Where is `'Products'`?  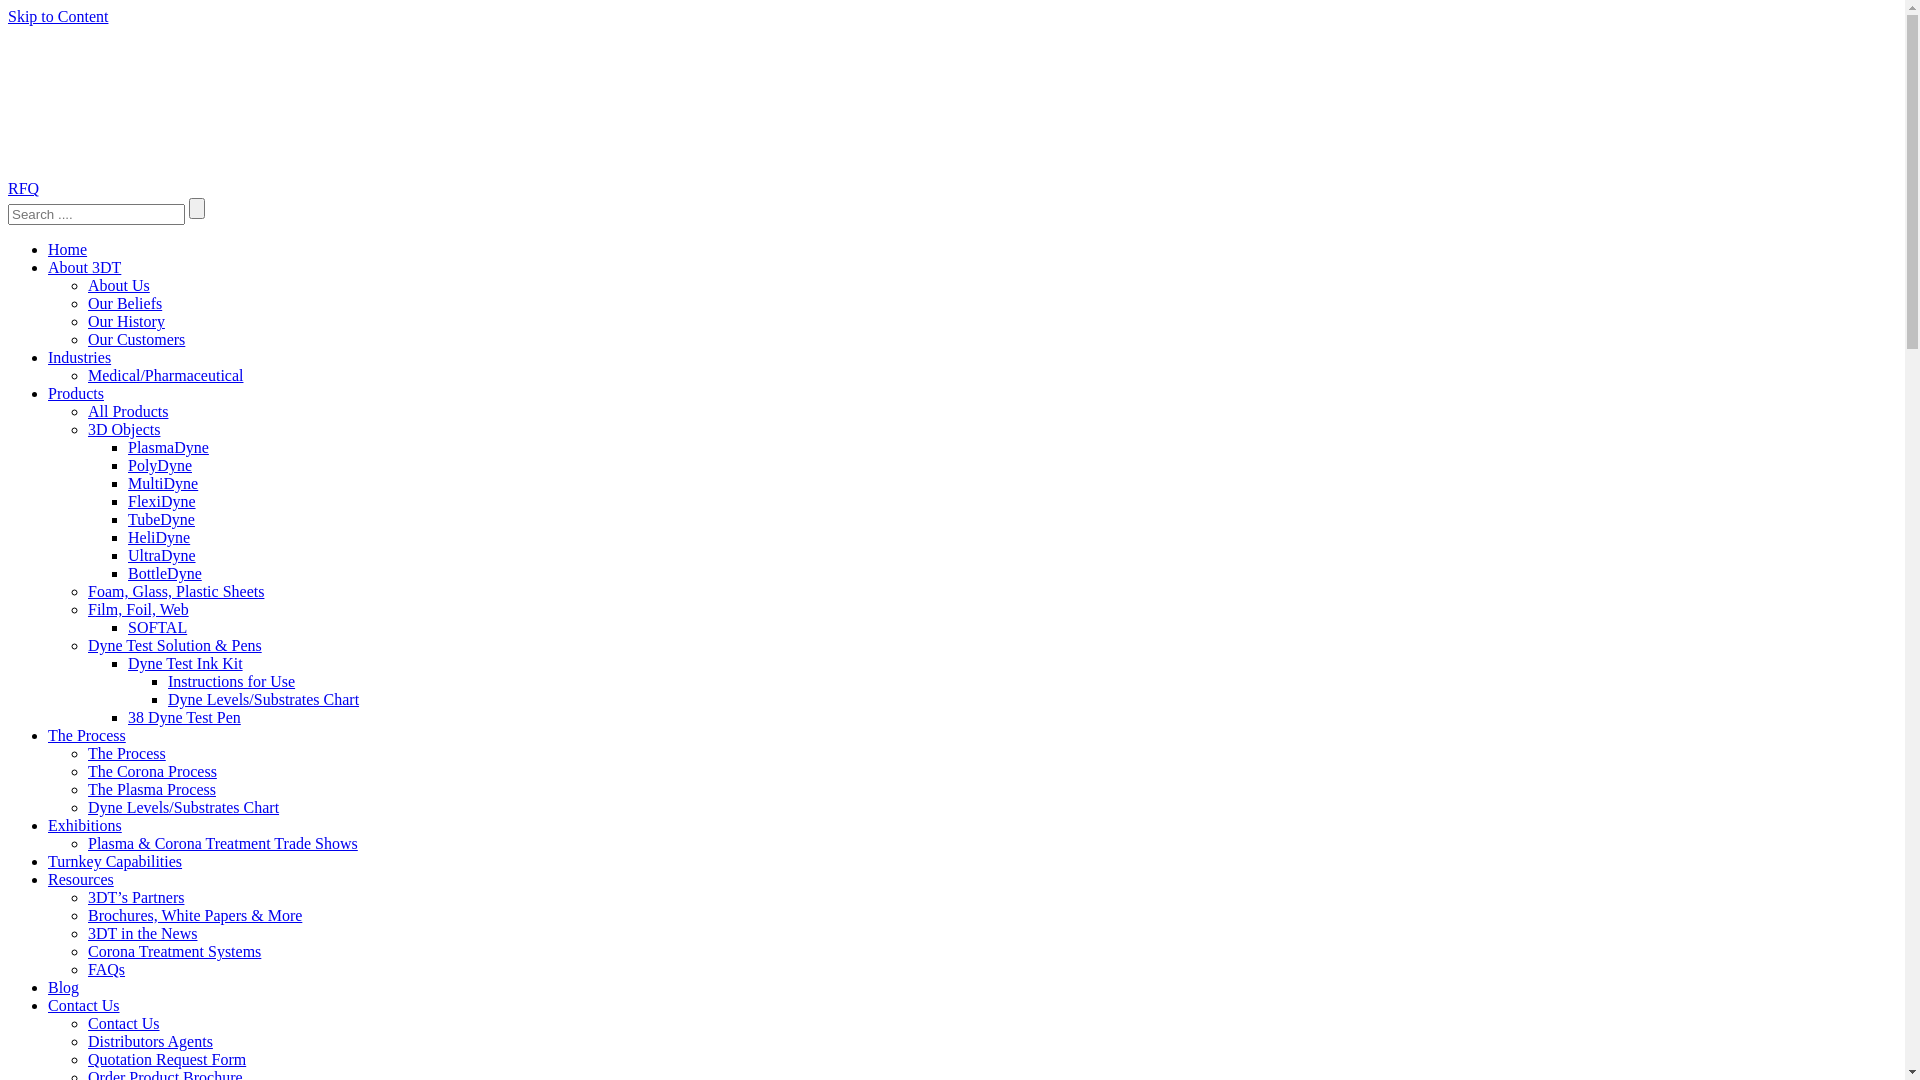 'Products' is located at coordinates (76, 393).